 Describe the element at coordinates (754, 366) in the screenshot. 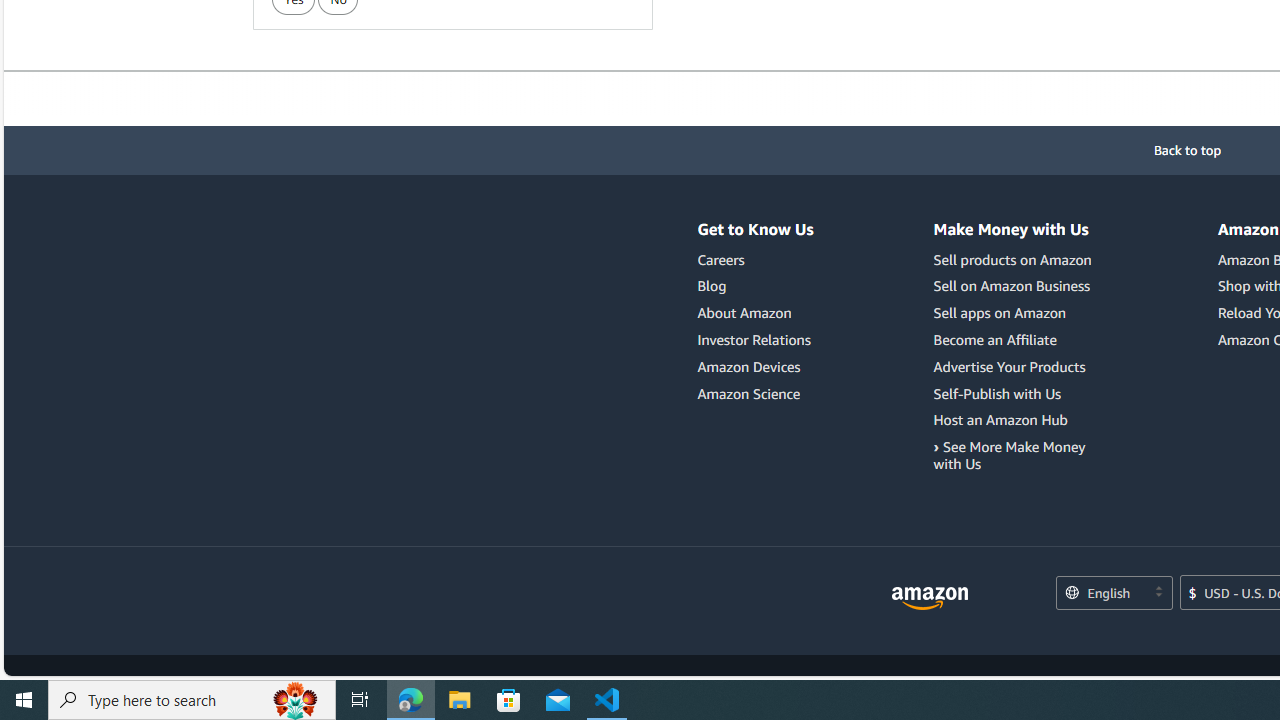

I see `'Amazon Devices'` at that location.